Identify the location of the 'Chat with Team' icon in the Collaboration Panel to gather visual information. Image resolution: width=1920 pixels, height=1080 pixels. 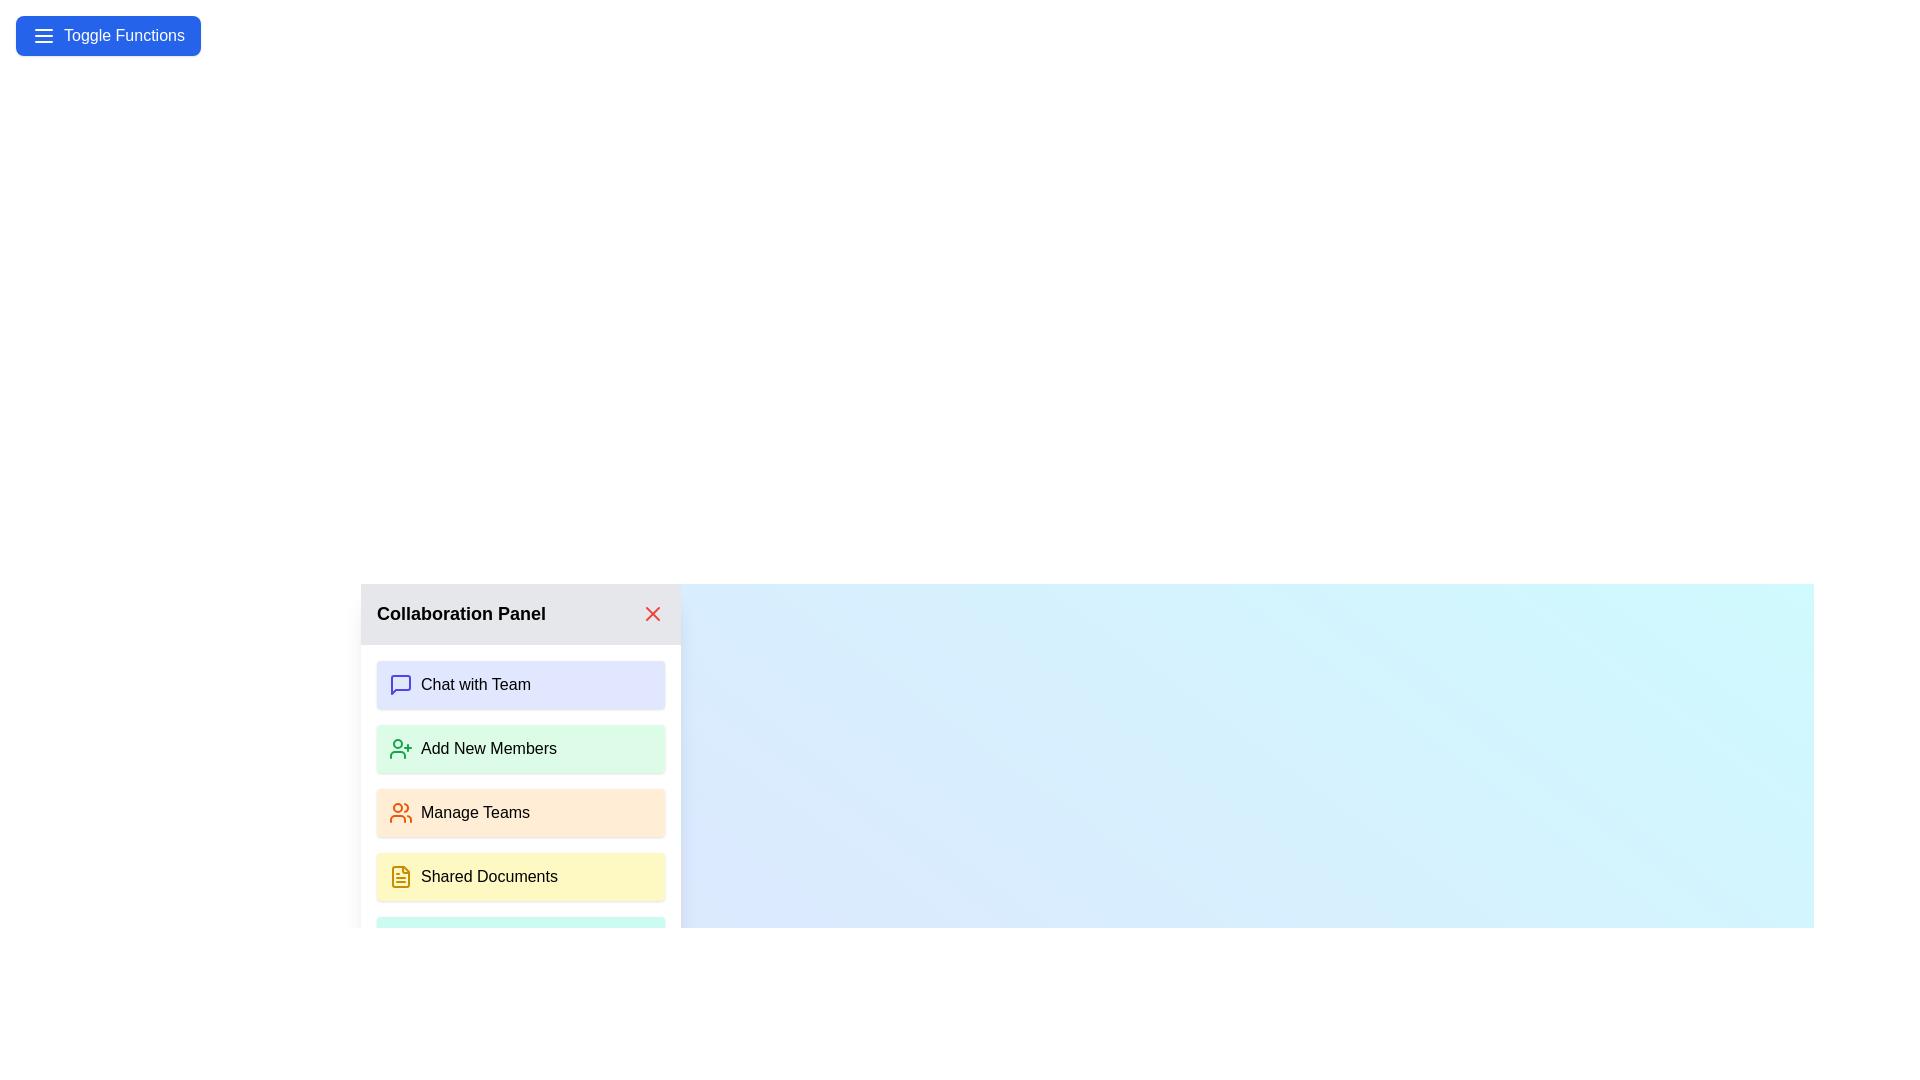
(400, 684).